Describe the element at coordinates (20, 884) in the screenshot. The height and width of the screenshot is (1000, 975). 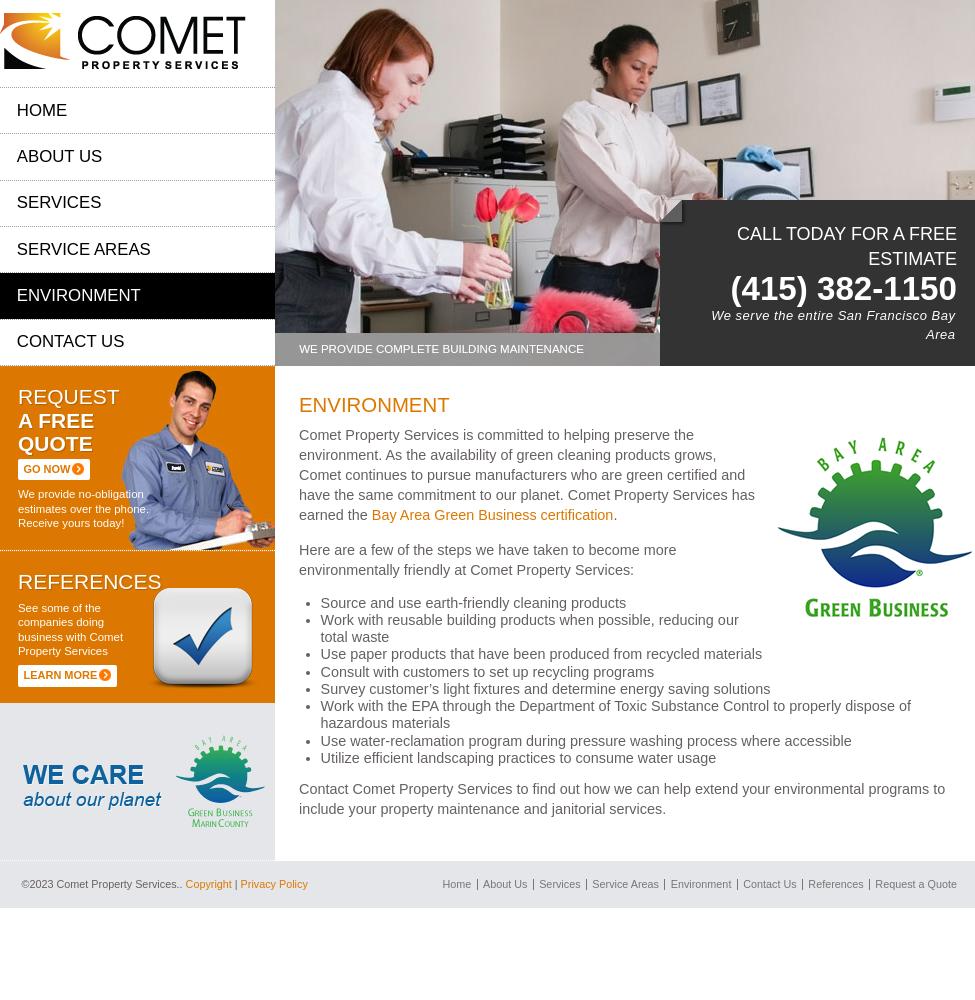
I see `'©2023 Comet Property Services..'` at that location.